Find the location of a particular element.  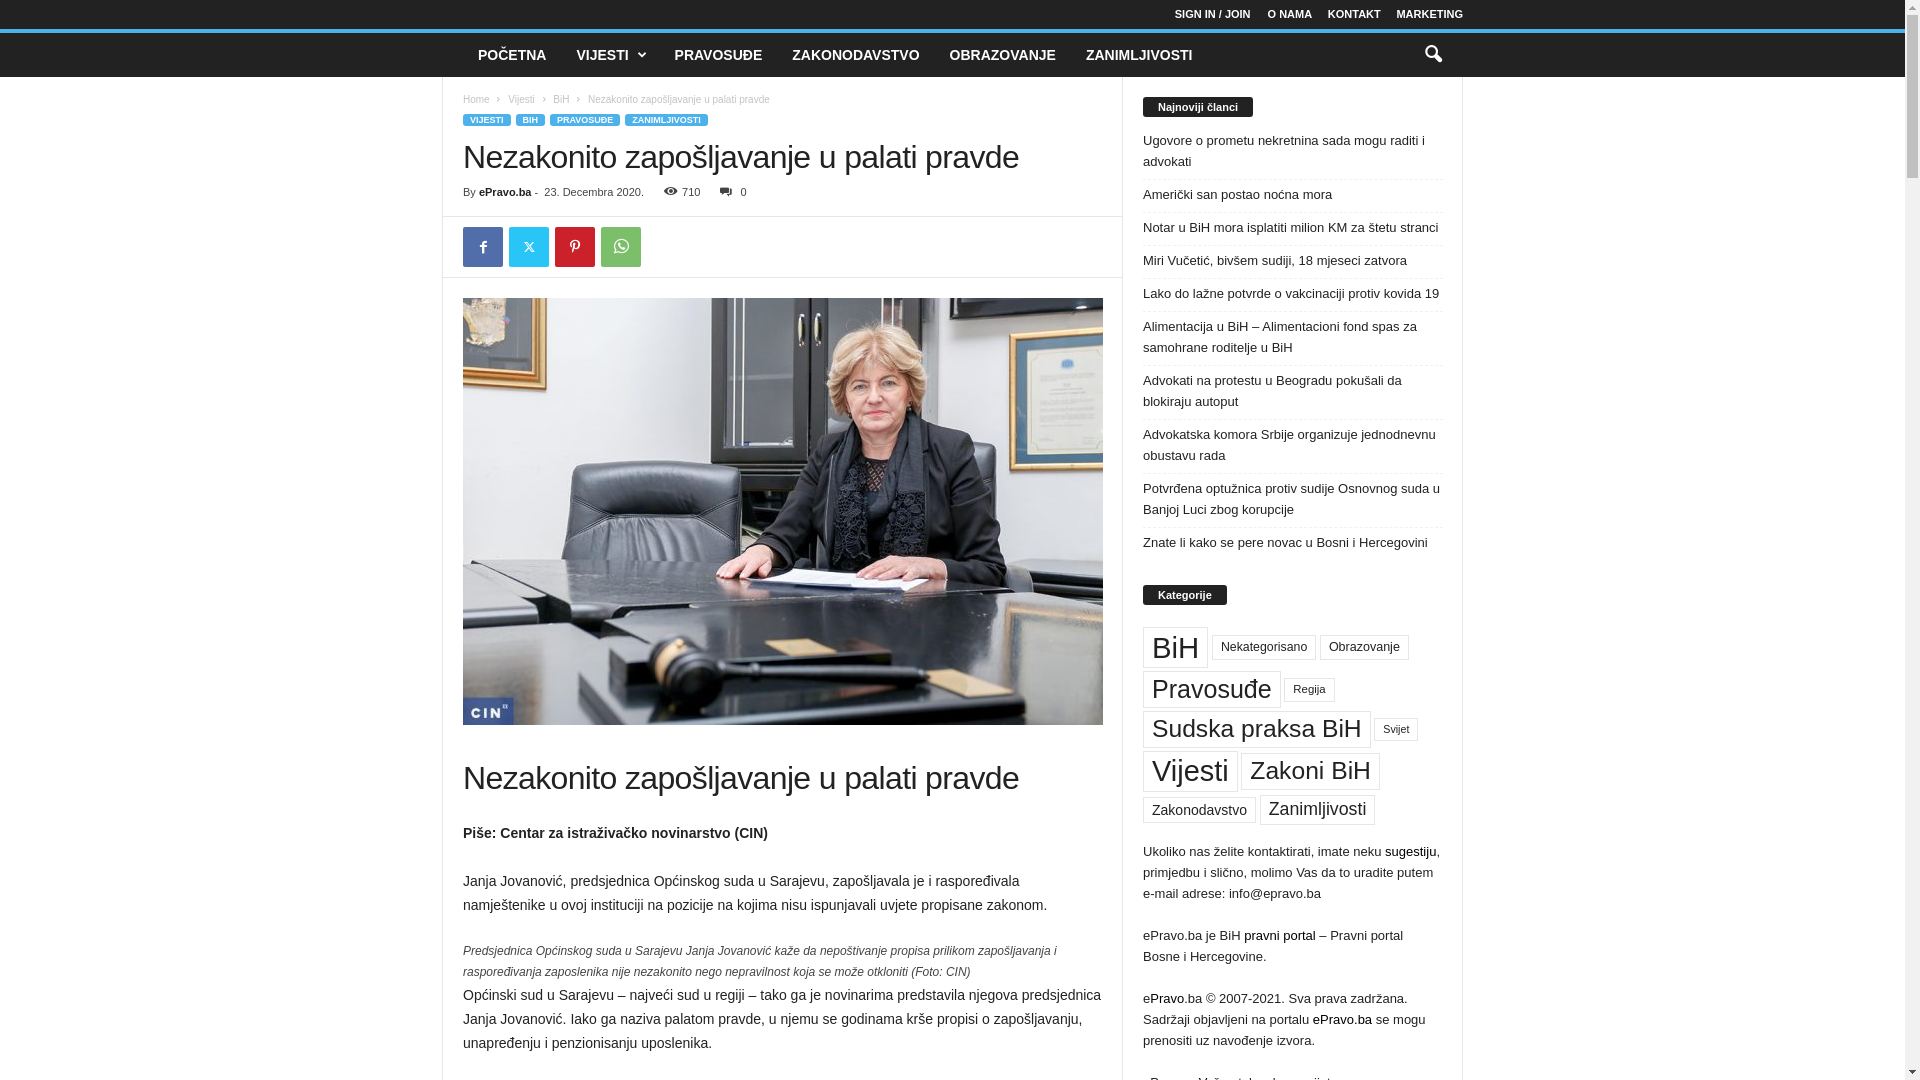

'O NAMA' is located at coordinates (1290, 14).